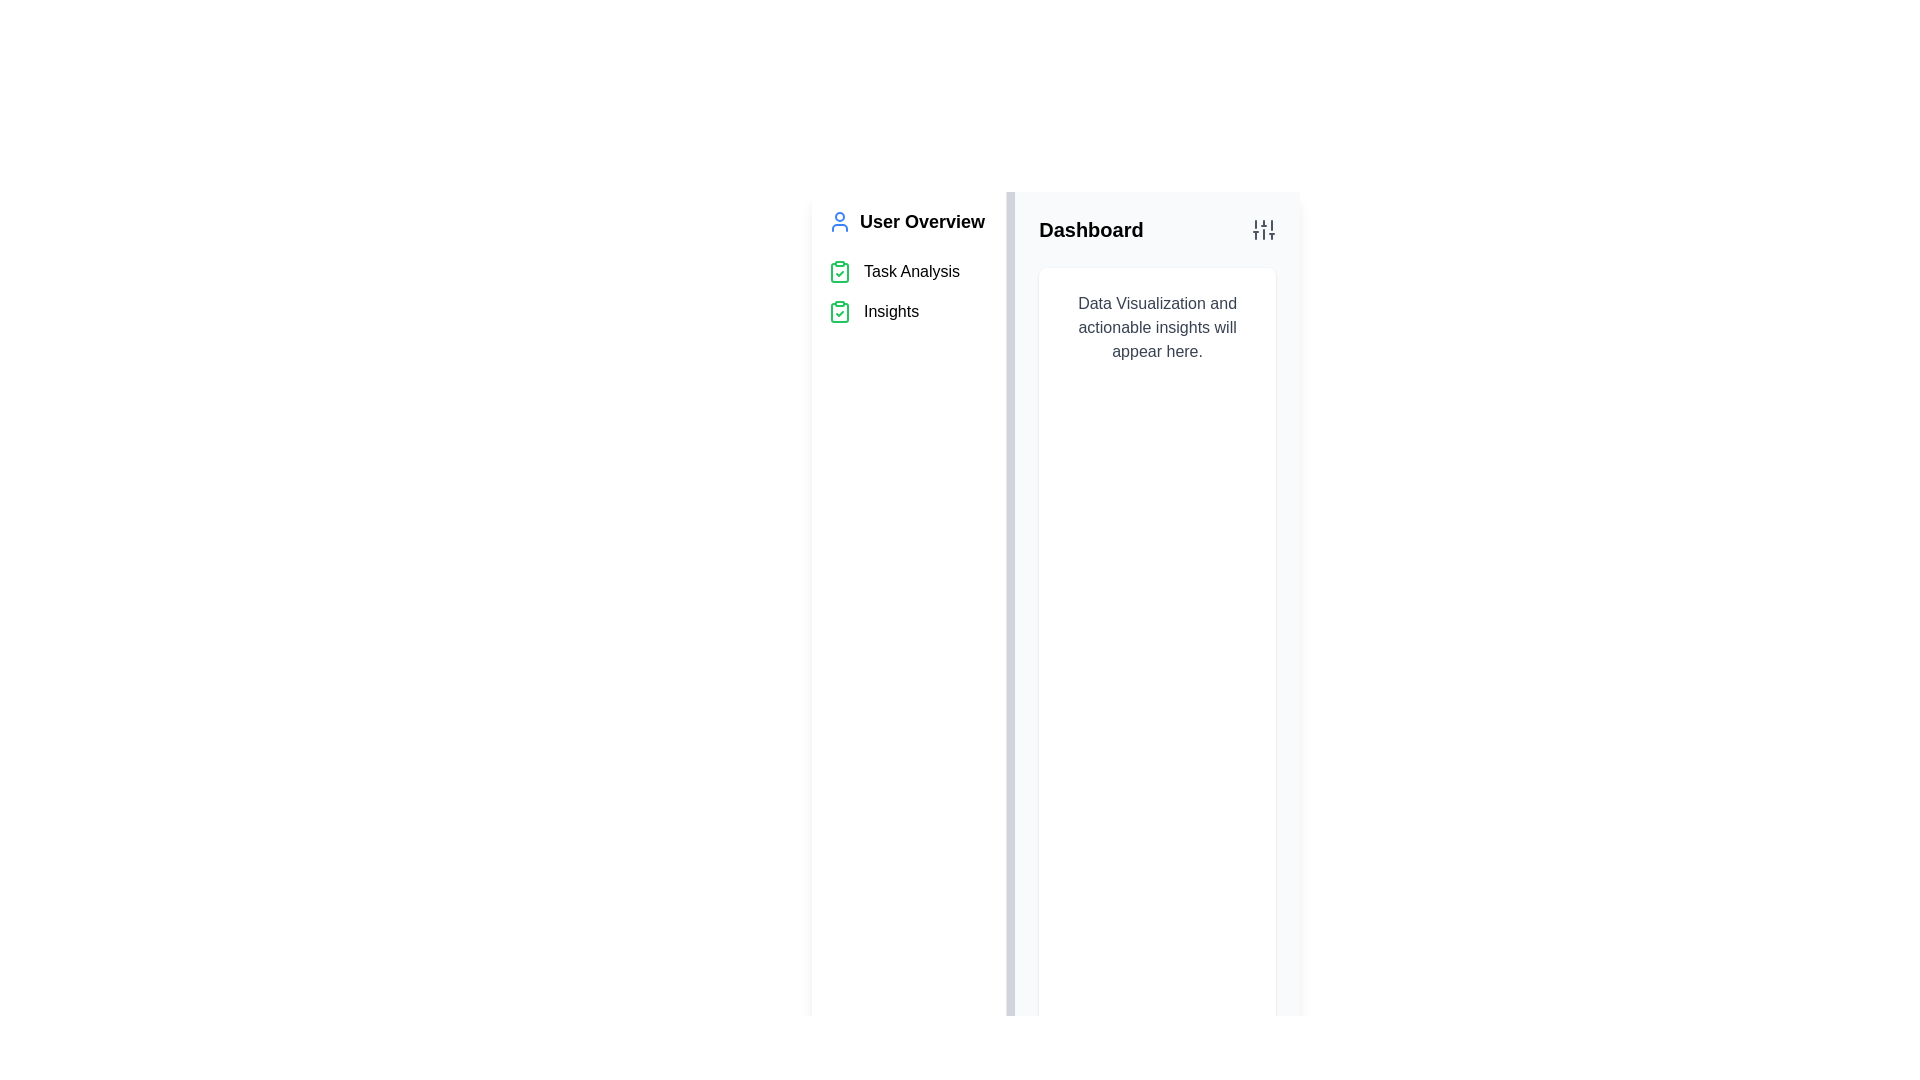 The height and width of the screenshot is (1080, 1920). What do you see at coordinates (840, 312) in the screenshot?
I see `the 'Insights' icon located at the beginning of the 'Insights' row in the left vertical navigation panel, positioned below the 'Task Analysis' entry` at bounding box center [840, 312].